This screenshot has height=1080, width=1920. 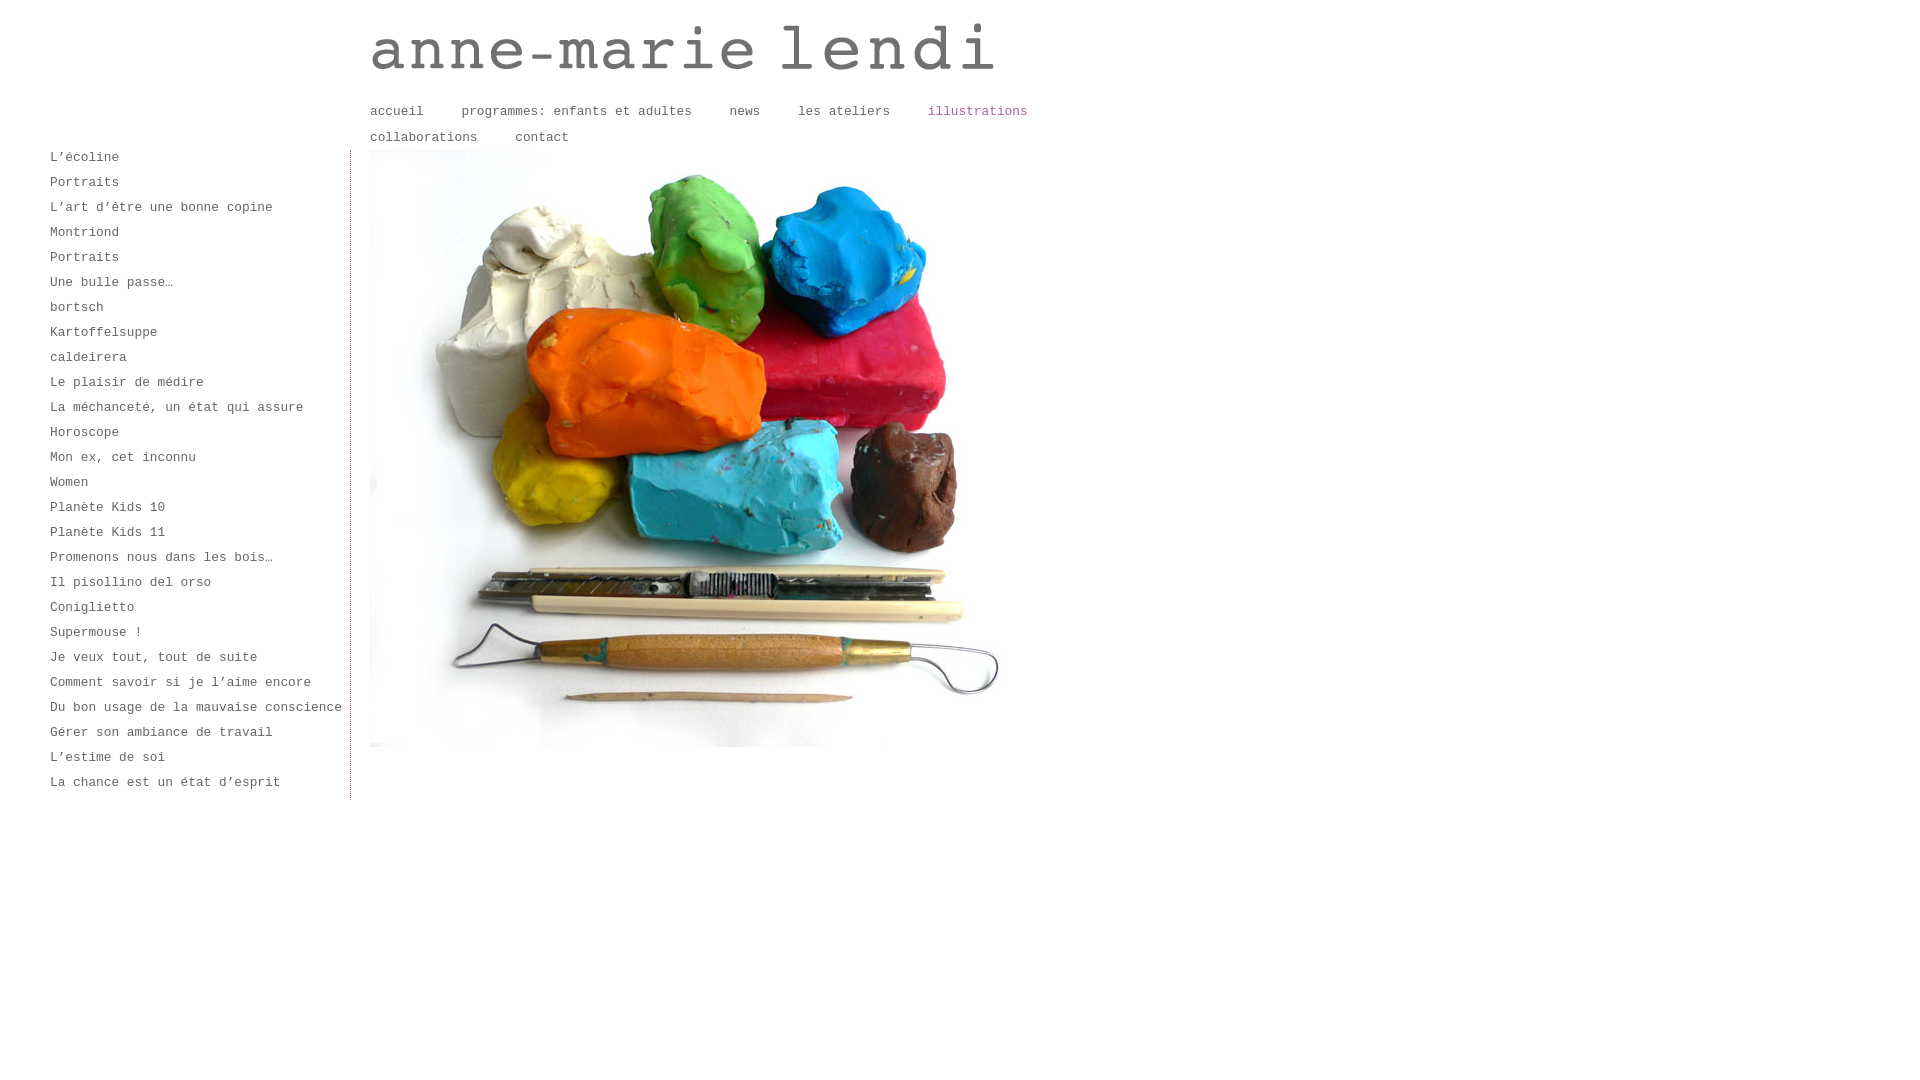 I want to click on 'caldeirera', so click(x=87, y=356).